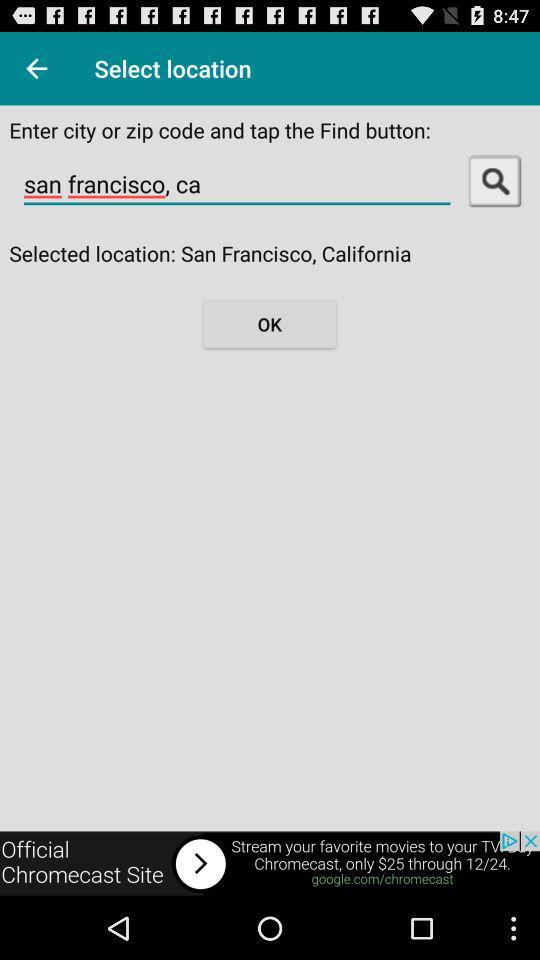 The image size is (540, 960). I want to click on back, so click(36, 68).